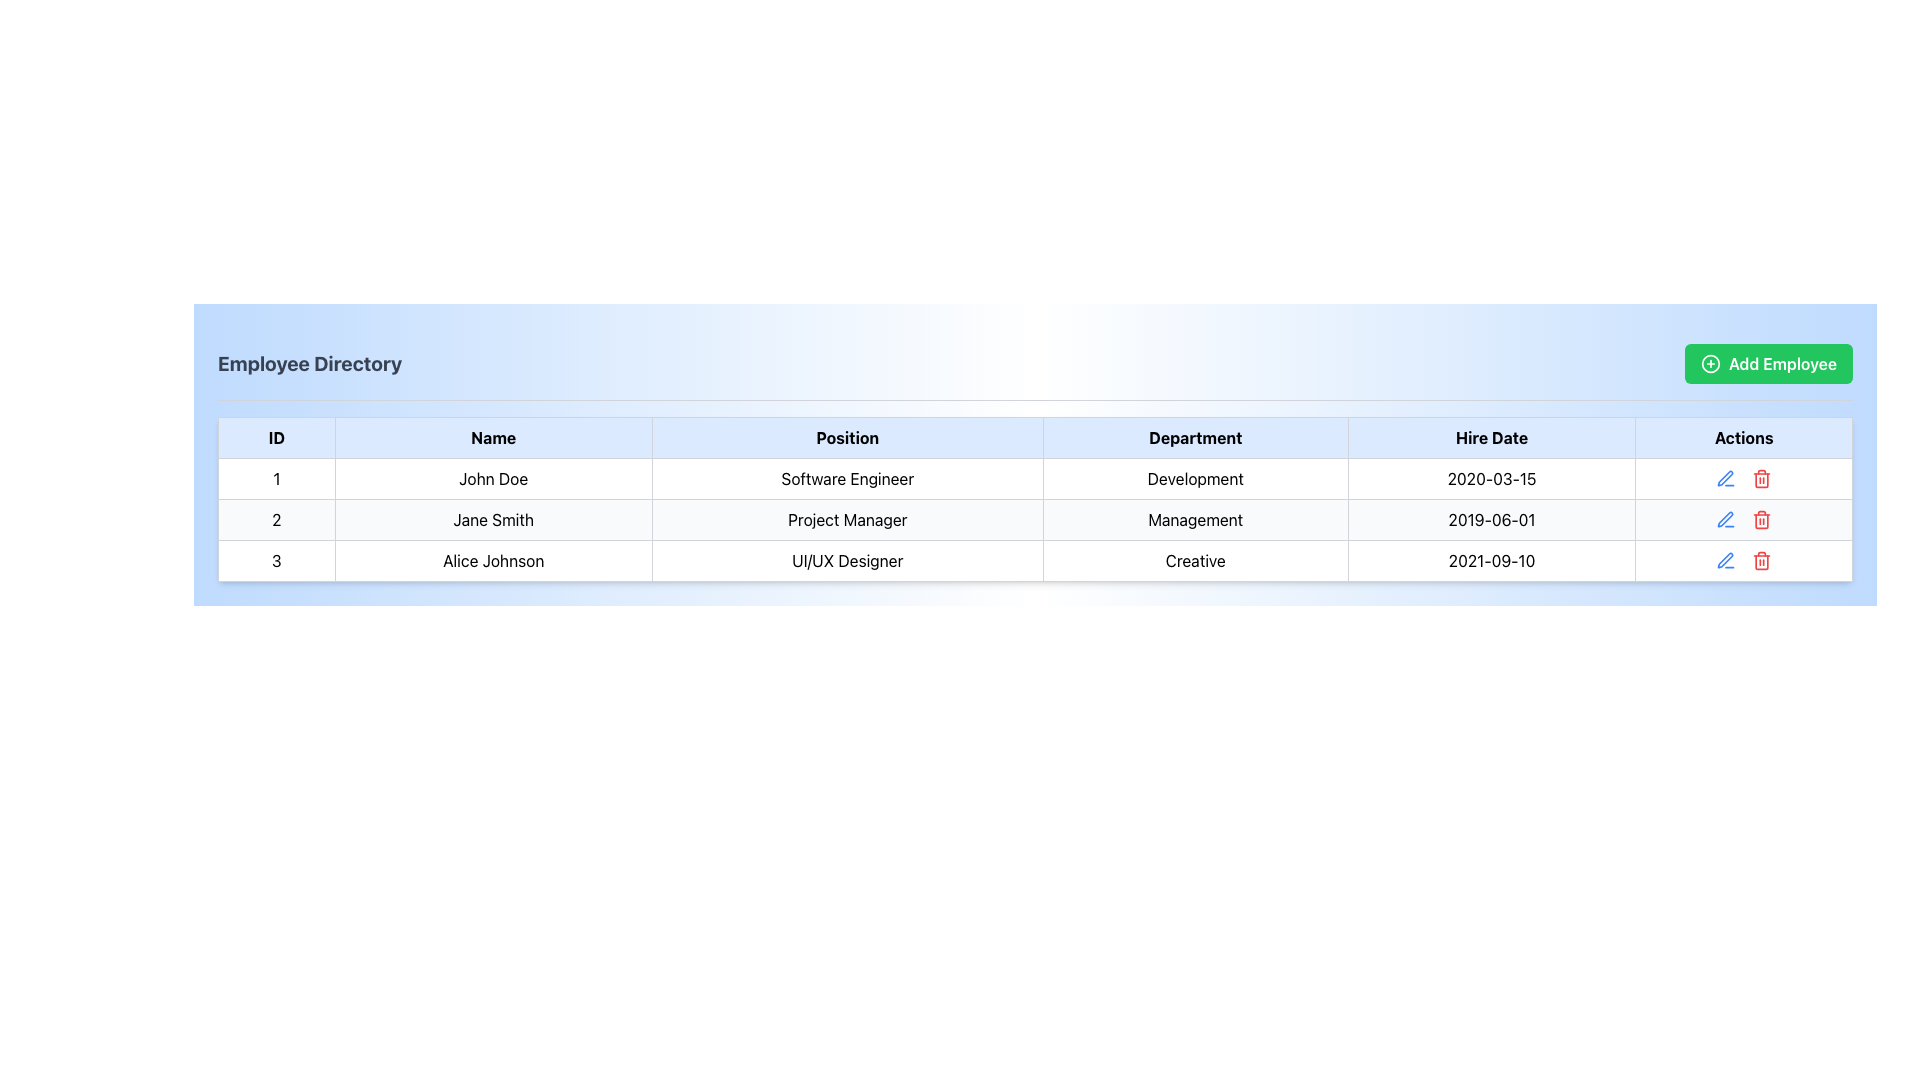 The image size is (1920, 1080). Describe the element at coordinates (847, 478) in the screenshot. I see `the 'Position' text label for the 'John Doe' entry in the employee directory table` at that location.